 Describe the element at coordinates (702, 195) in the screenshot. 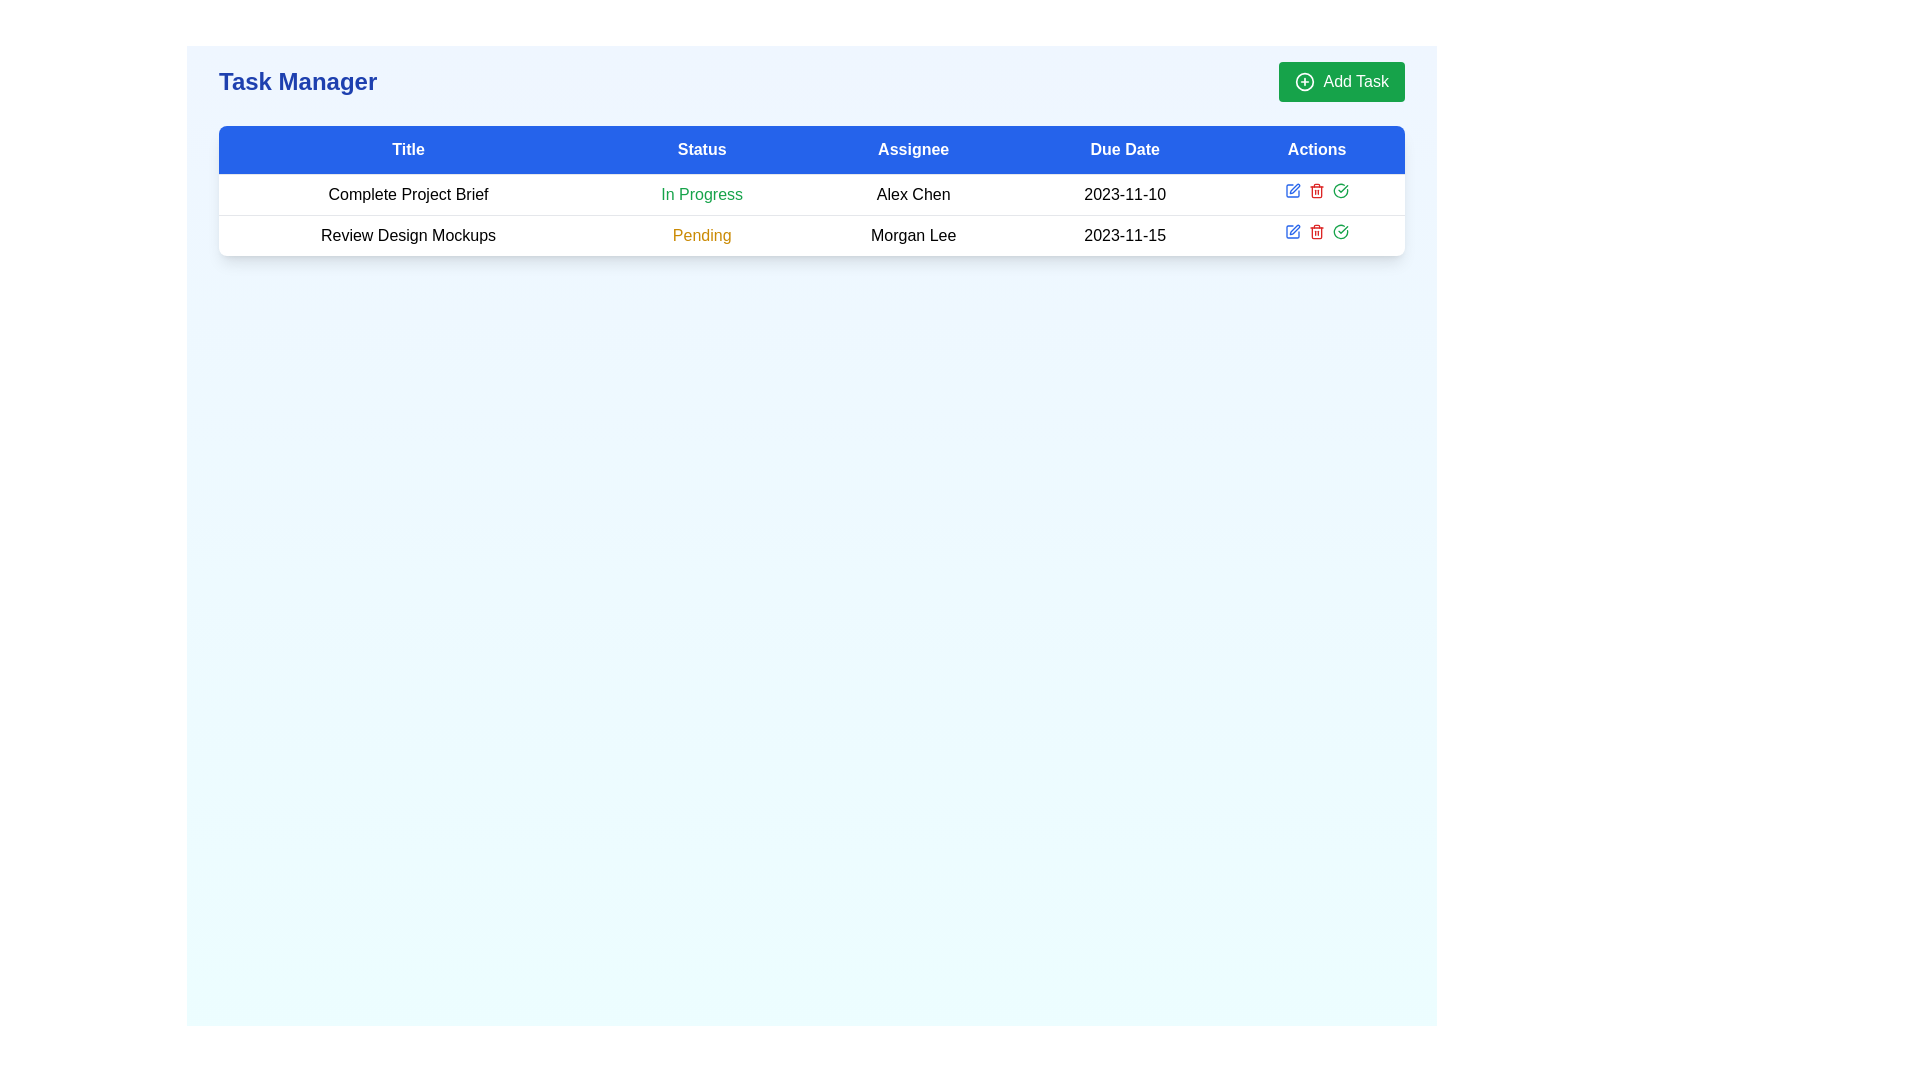

I see `the Status label indicating the current status of the task 'Complete Project Brief', located in the second column of the first row under the 'Status' header` at that location.